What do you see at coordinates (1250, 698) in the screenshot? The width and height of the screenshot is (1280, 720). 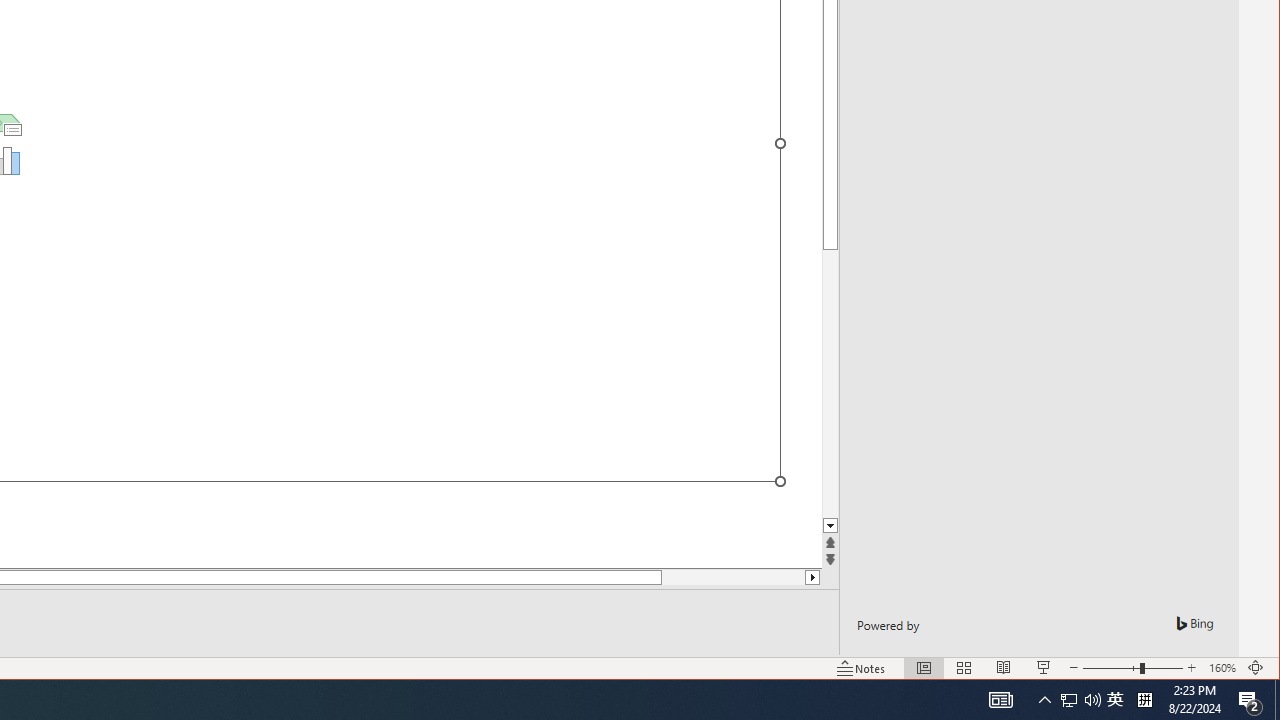 I see `'Action Center, 2 new notifications'` at bounding box center [1250, 698].